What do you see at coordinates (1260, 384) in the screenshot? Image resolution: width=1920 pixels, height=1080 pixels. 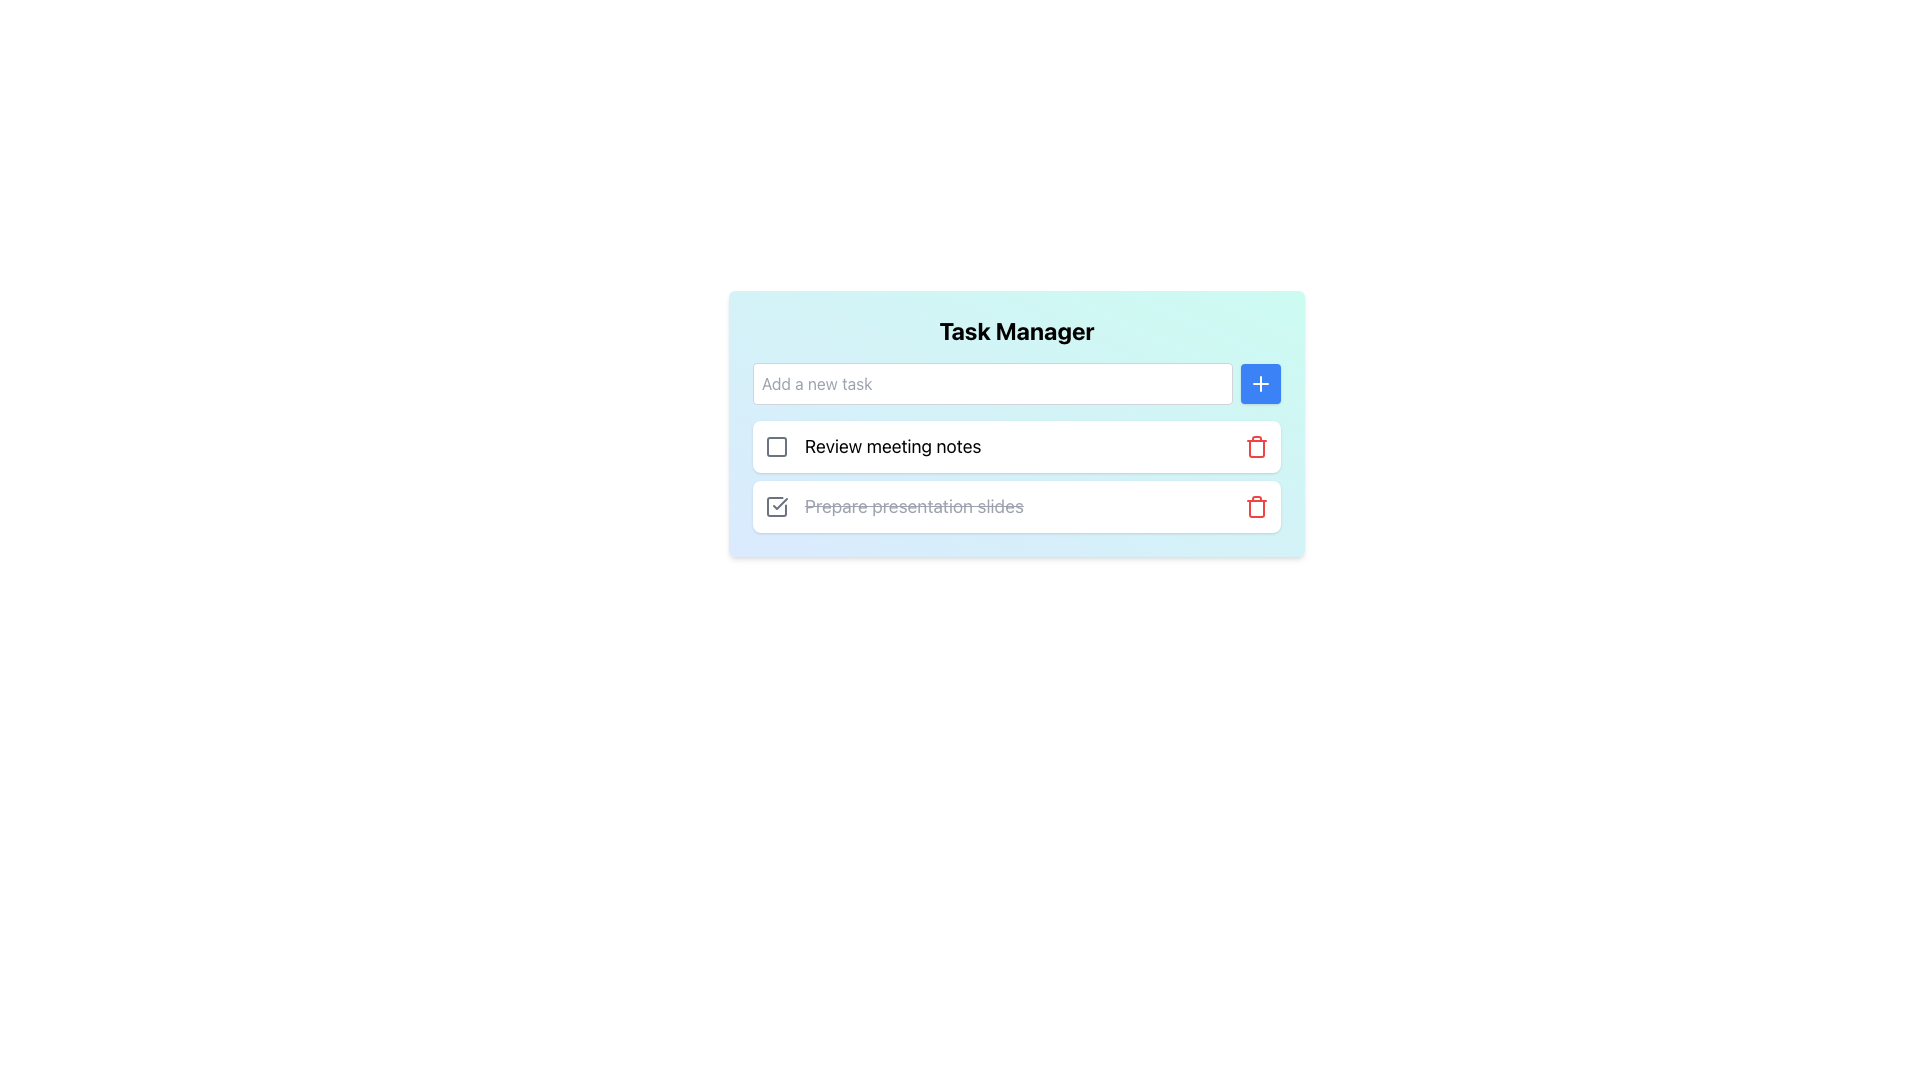 I see `the 'plus' icon with a blue background and white cross` at bounding box center [1260, 384].